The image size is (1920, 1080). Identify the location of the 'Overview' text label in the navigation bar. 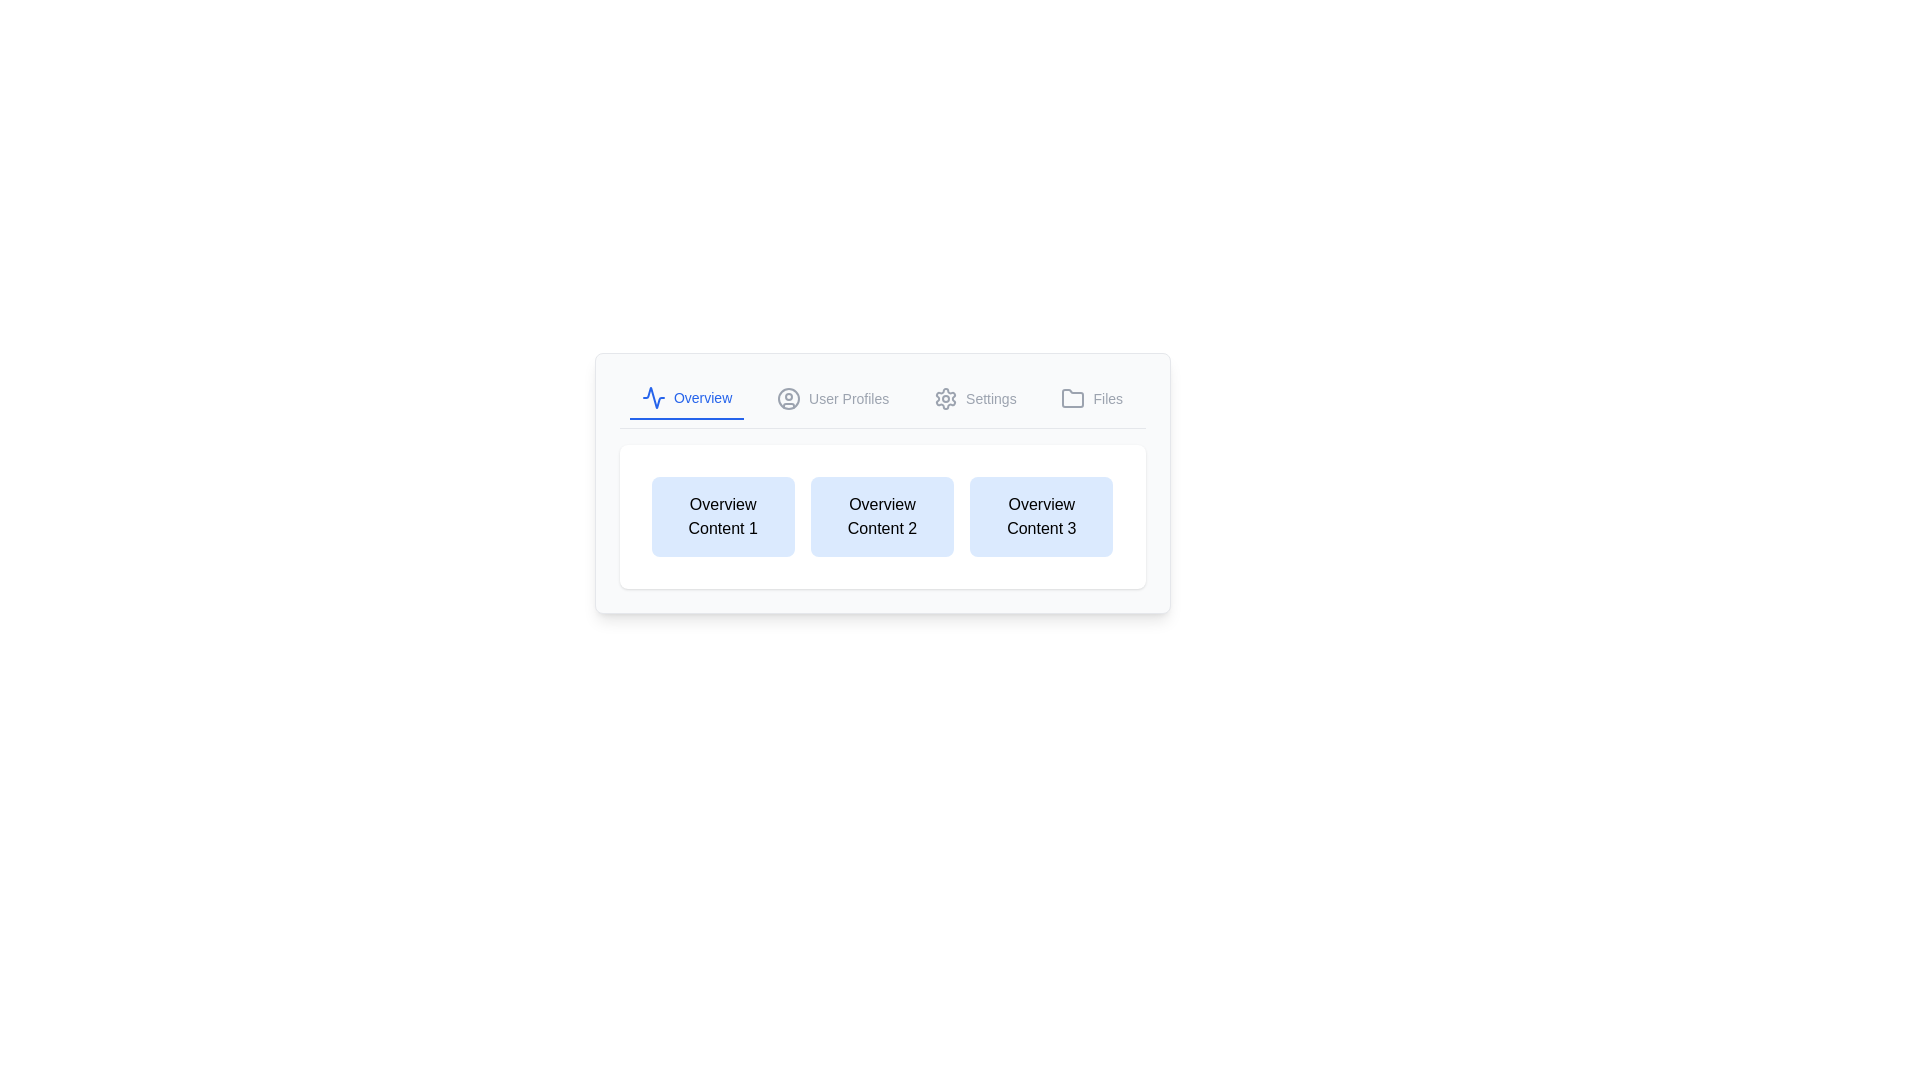
(703, 397).